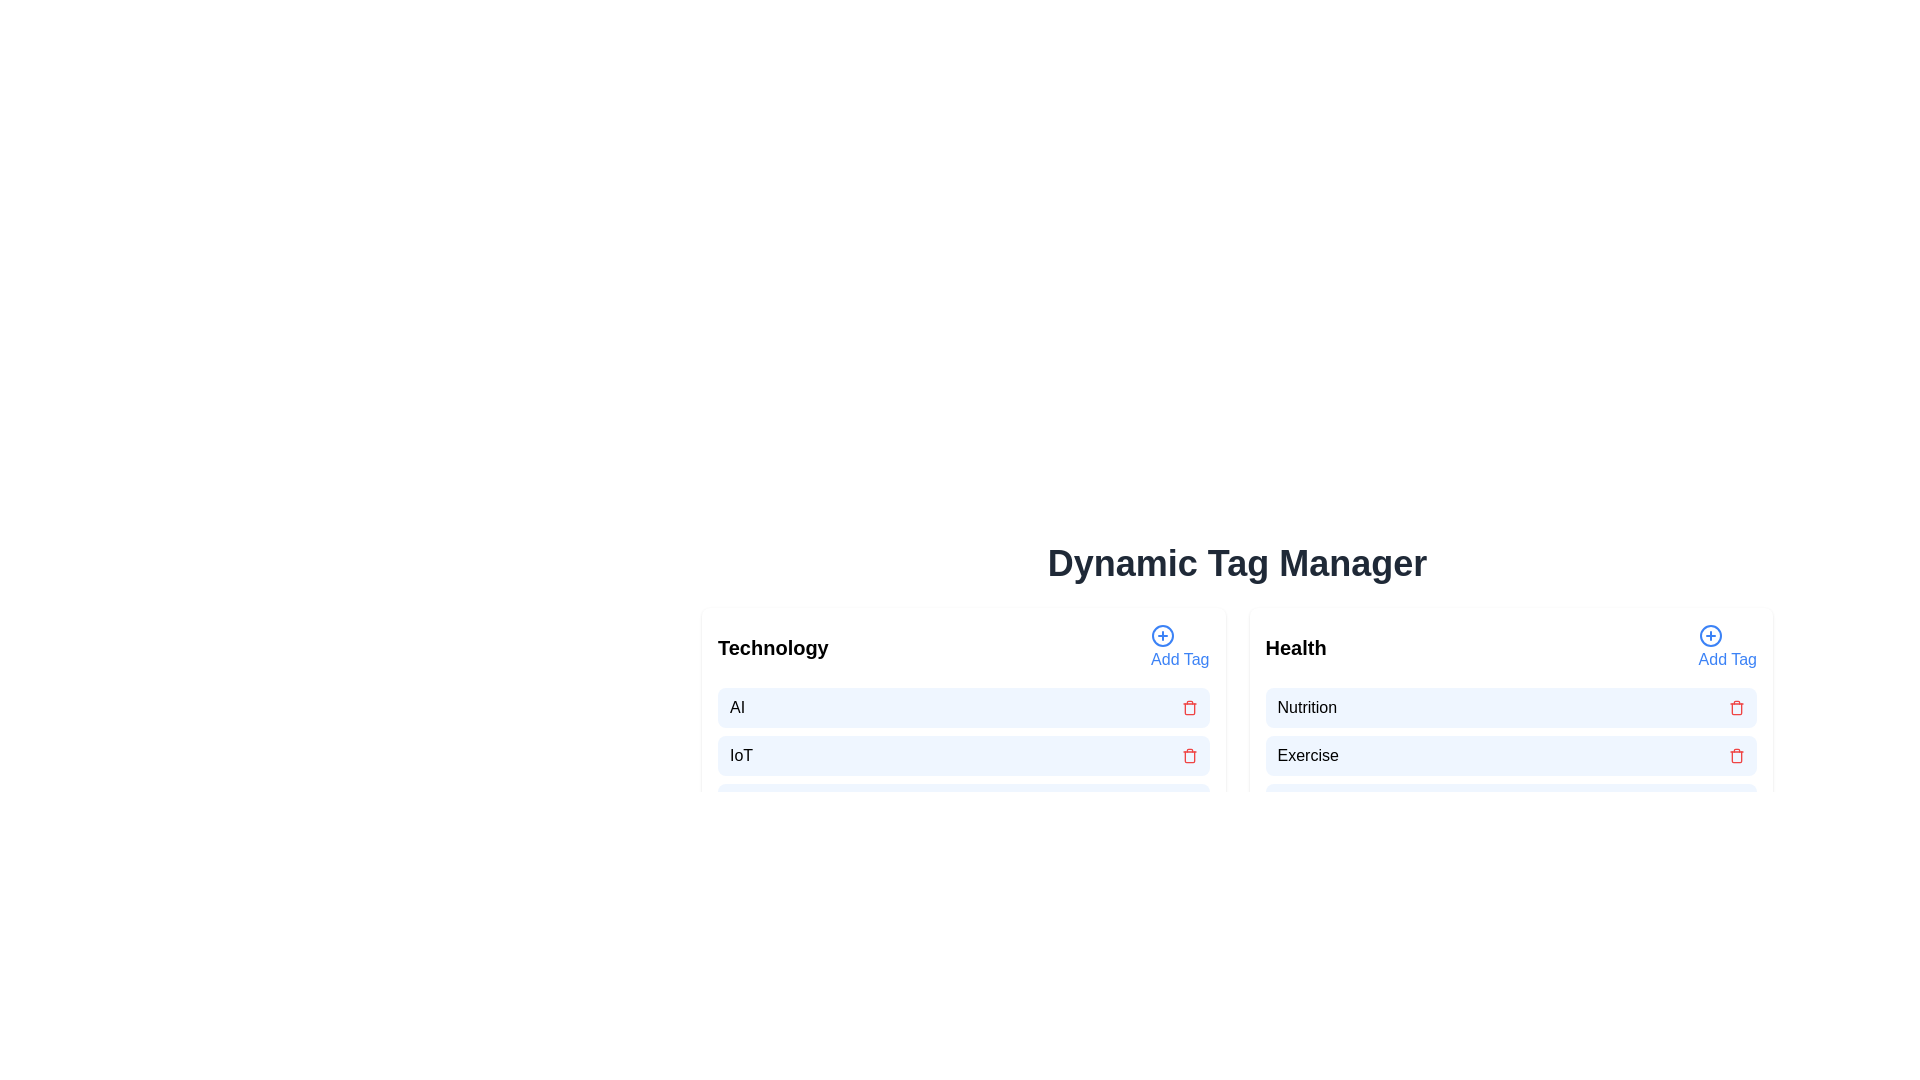 The image size is (1920, 1080). I want to click on the red trash can icon button located at the far-right side of the 'Exercise' row in the 'Health' category section, so click(1736, 756).